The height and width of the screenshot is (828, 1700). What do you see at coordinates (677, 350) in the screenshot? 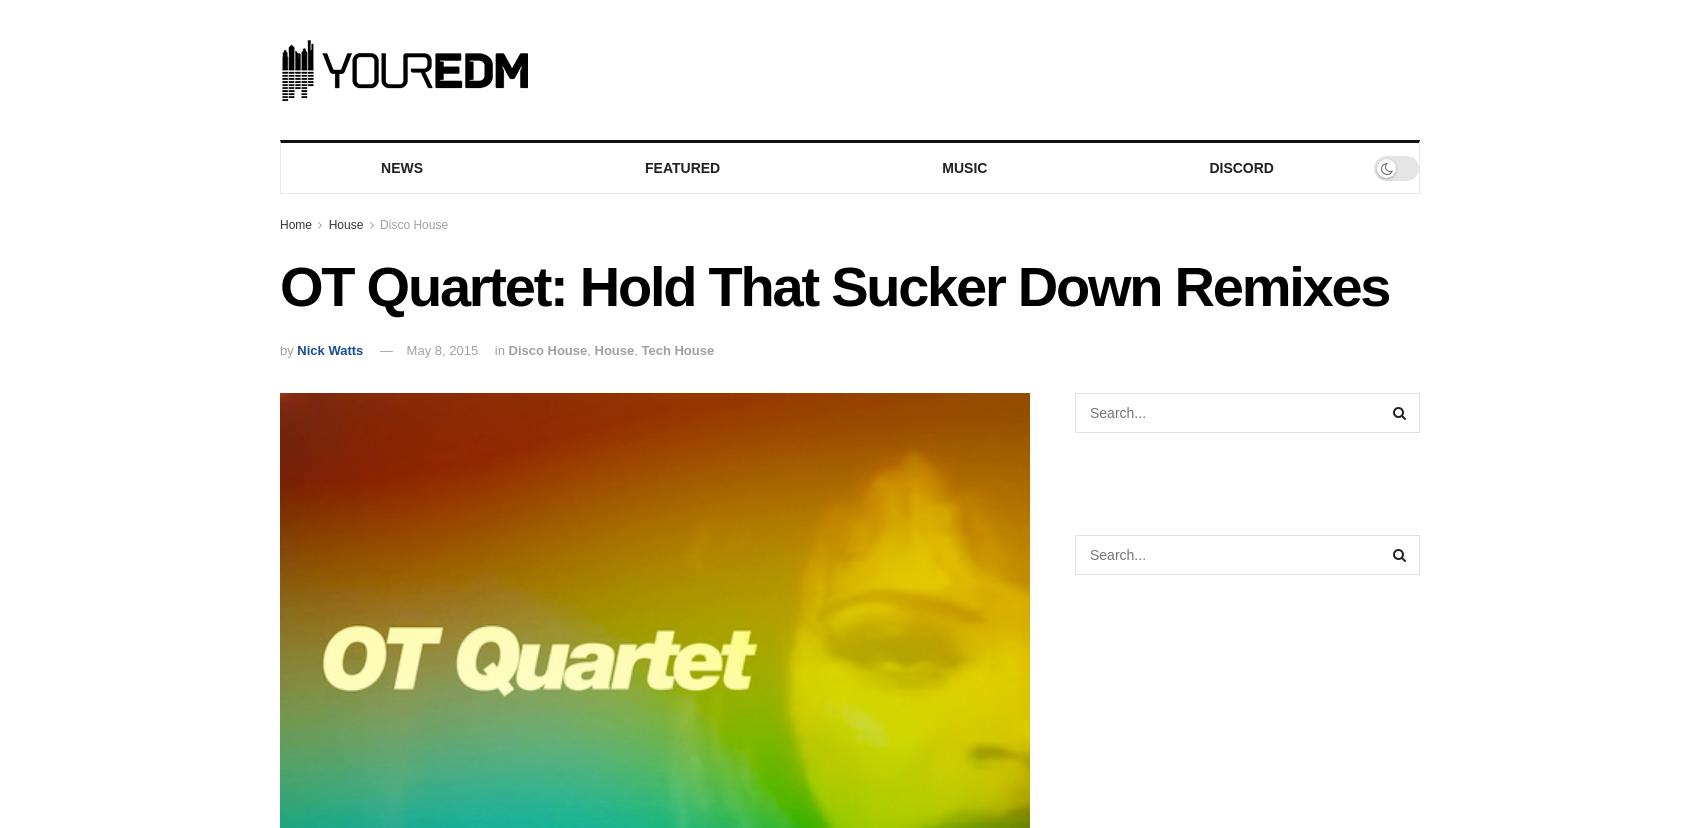
I see `'Tech House'` at bounding box center [677, 350].